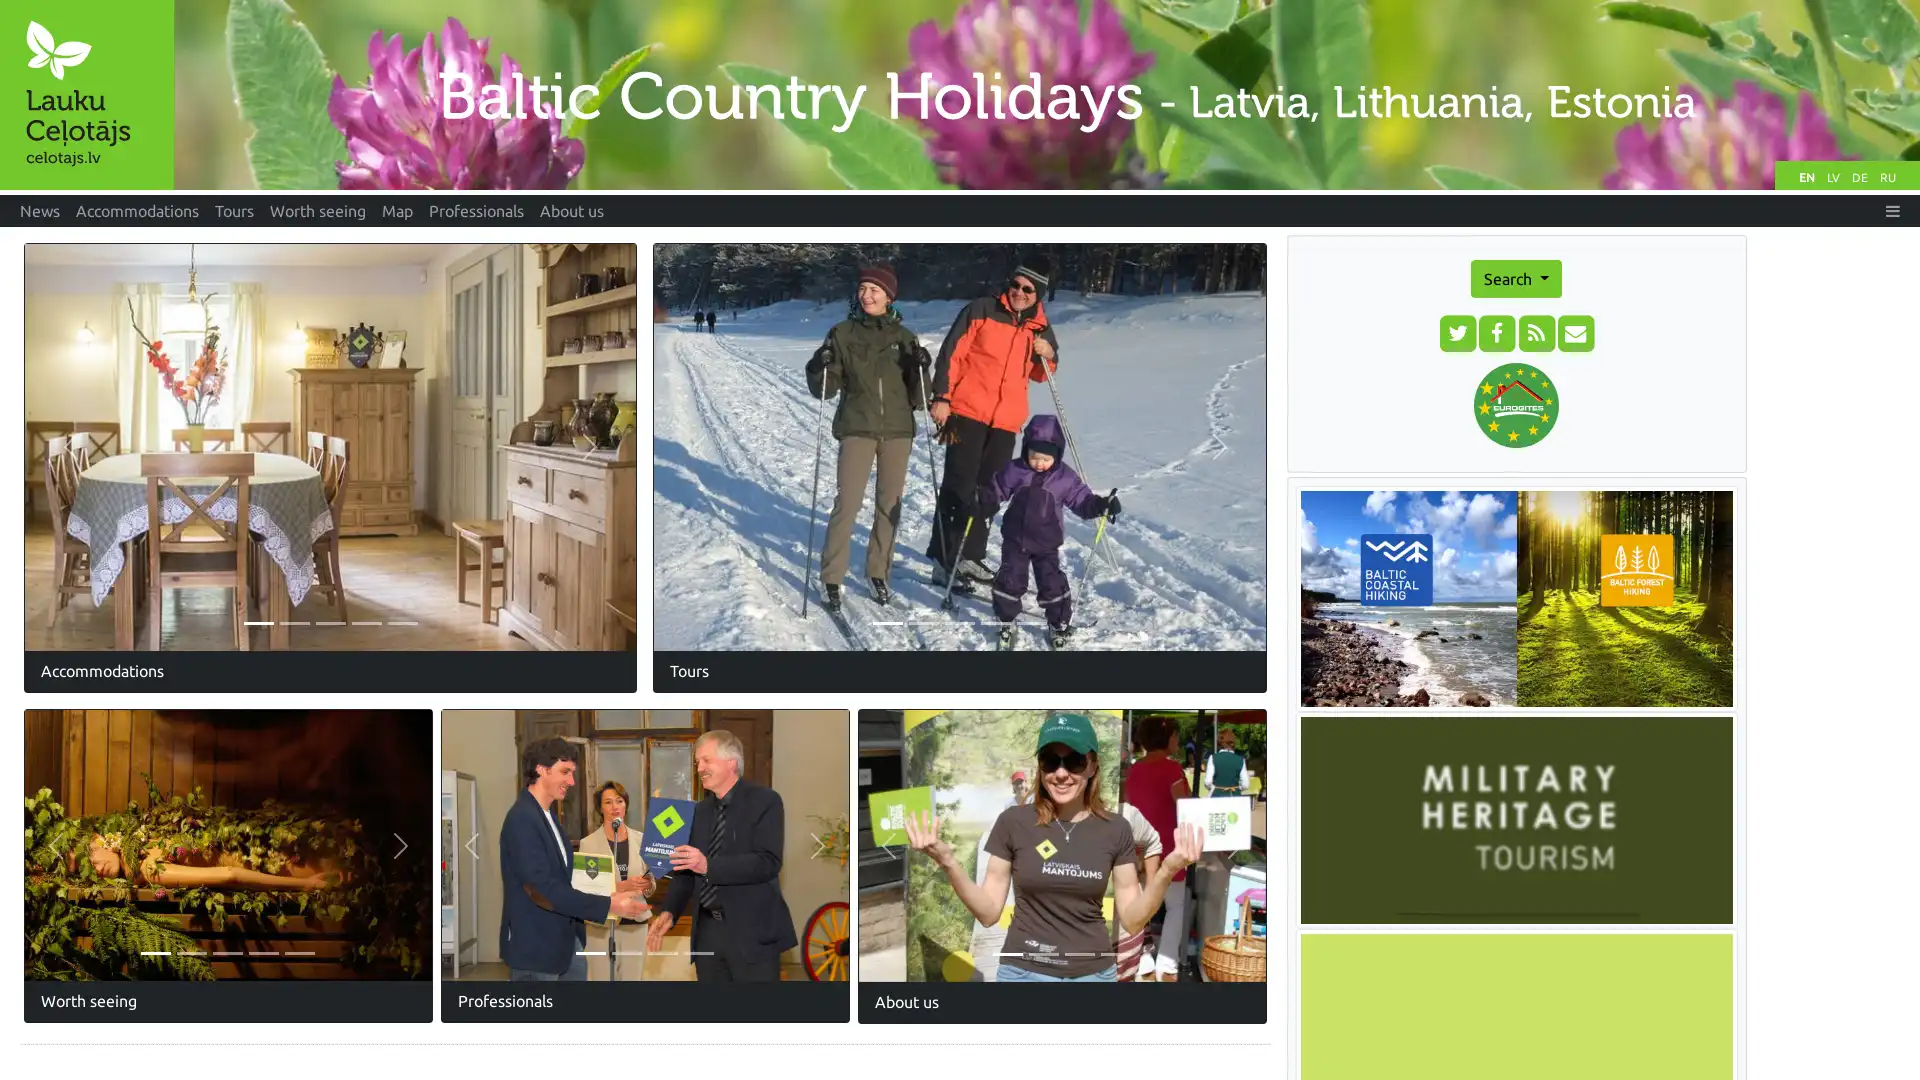 This screenshot has height=1080, width=1920. Describe the element at coordinates (470, 845) in the screenshot. I see `Previous` at that location.